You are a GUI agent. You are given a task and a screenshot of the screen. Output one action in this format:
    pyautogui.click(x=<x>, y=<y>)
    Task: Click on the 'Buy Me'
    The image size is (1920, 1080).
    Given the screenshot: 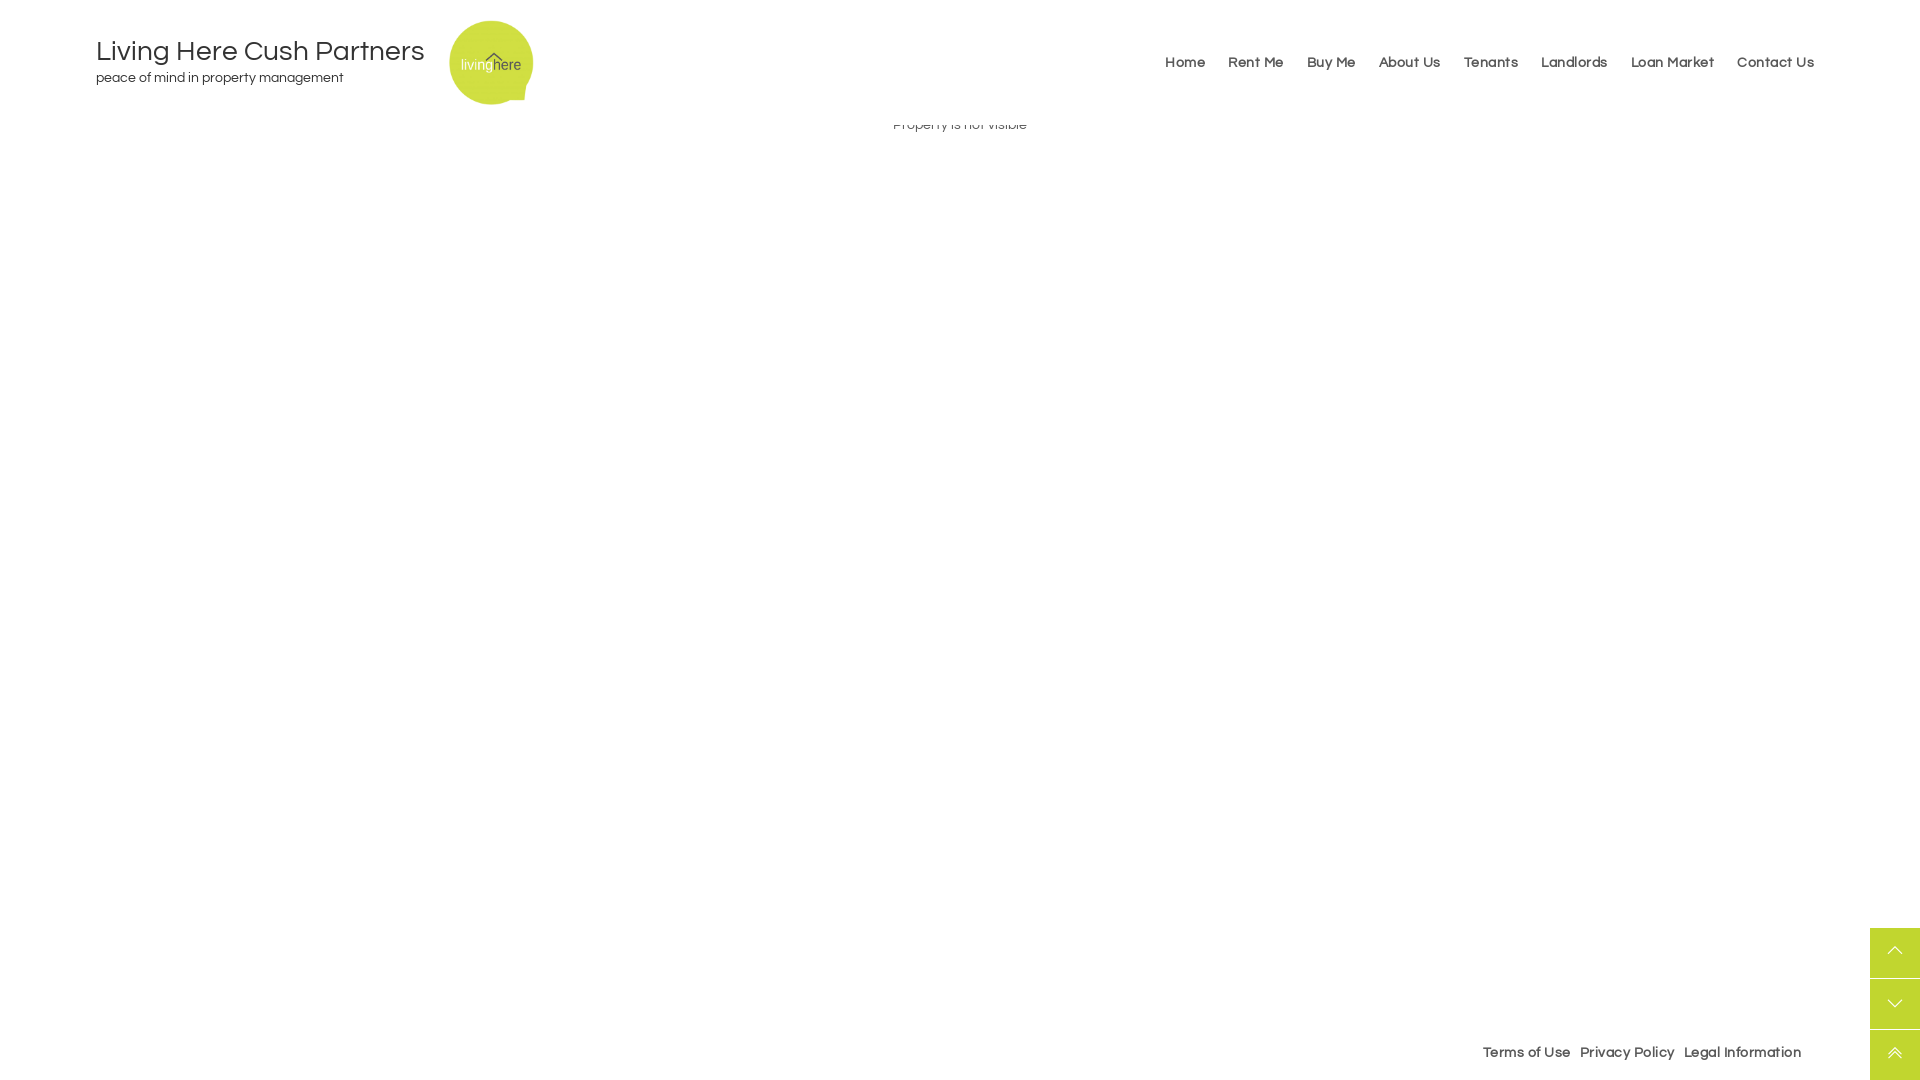 What is the action you would take?
    pyautogui.click(x=1330, y=60)
    